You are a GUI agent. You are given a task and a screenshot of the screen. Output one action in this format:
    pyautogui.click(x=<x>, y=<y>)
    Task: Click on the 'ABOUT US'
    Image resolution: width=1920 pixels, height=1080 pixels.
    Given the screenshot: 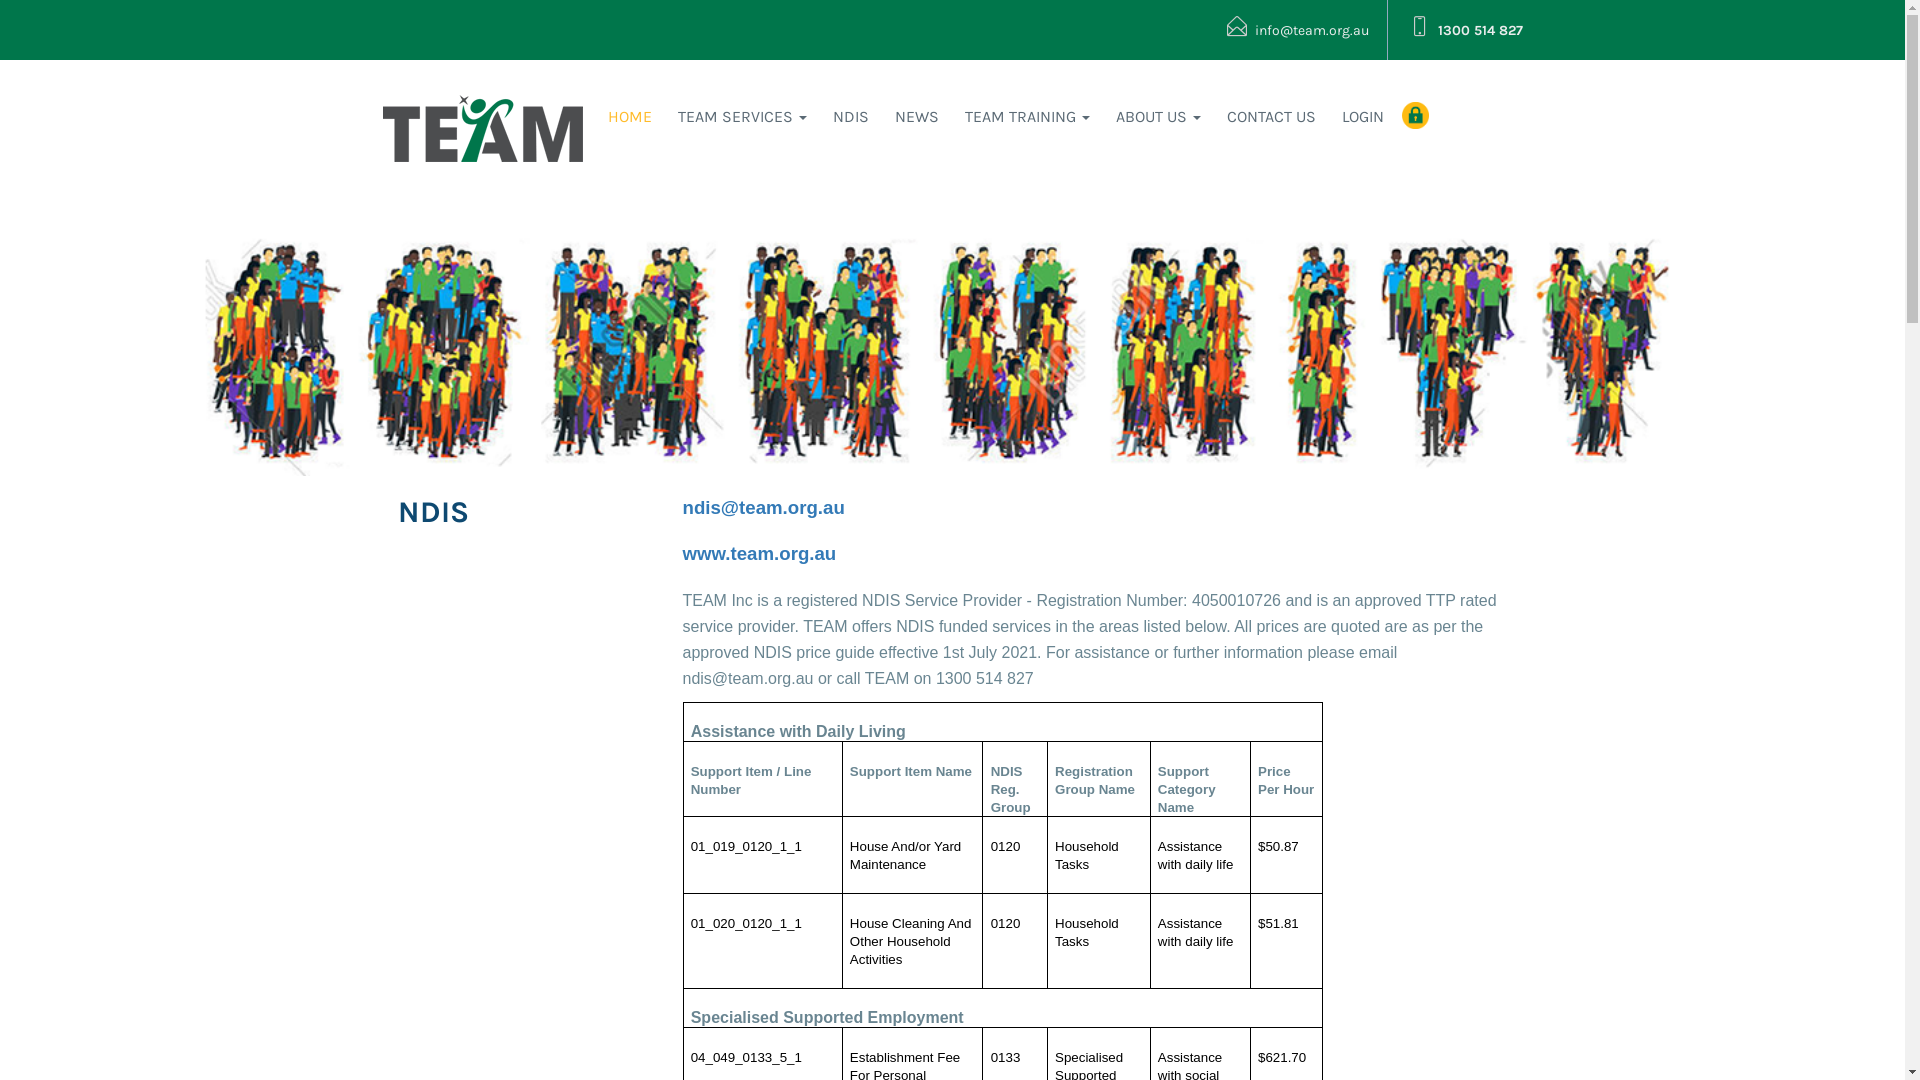 What is the action you would take?
    pyautogui.click(x=1158, y=116)
    